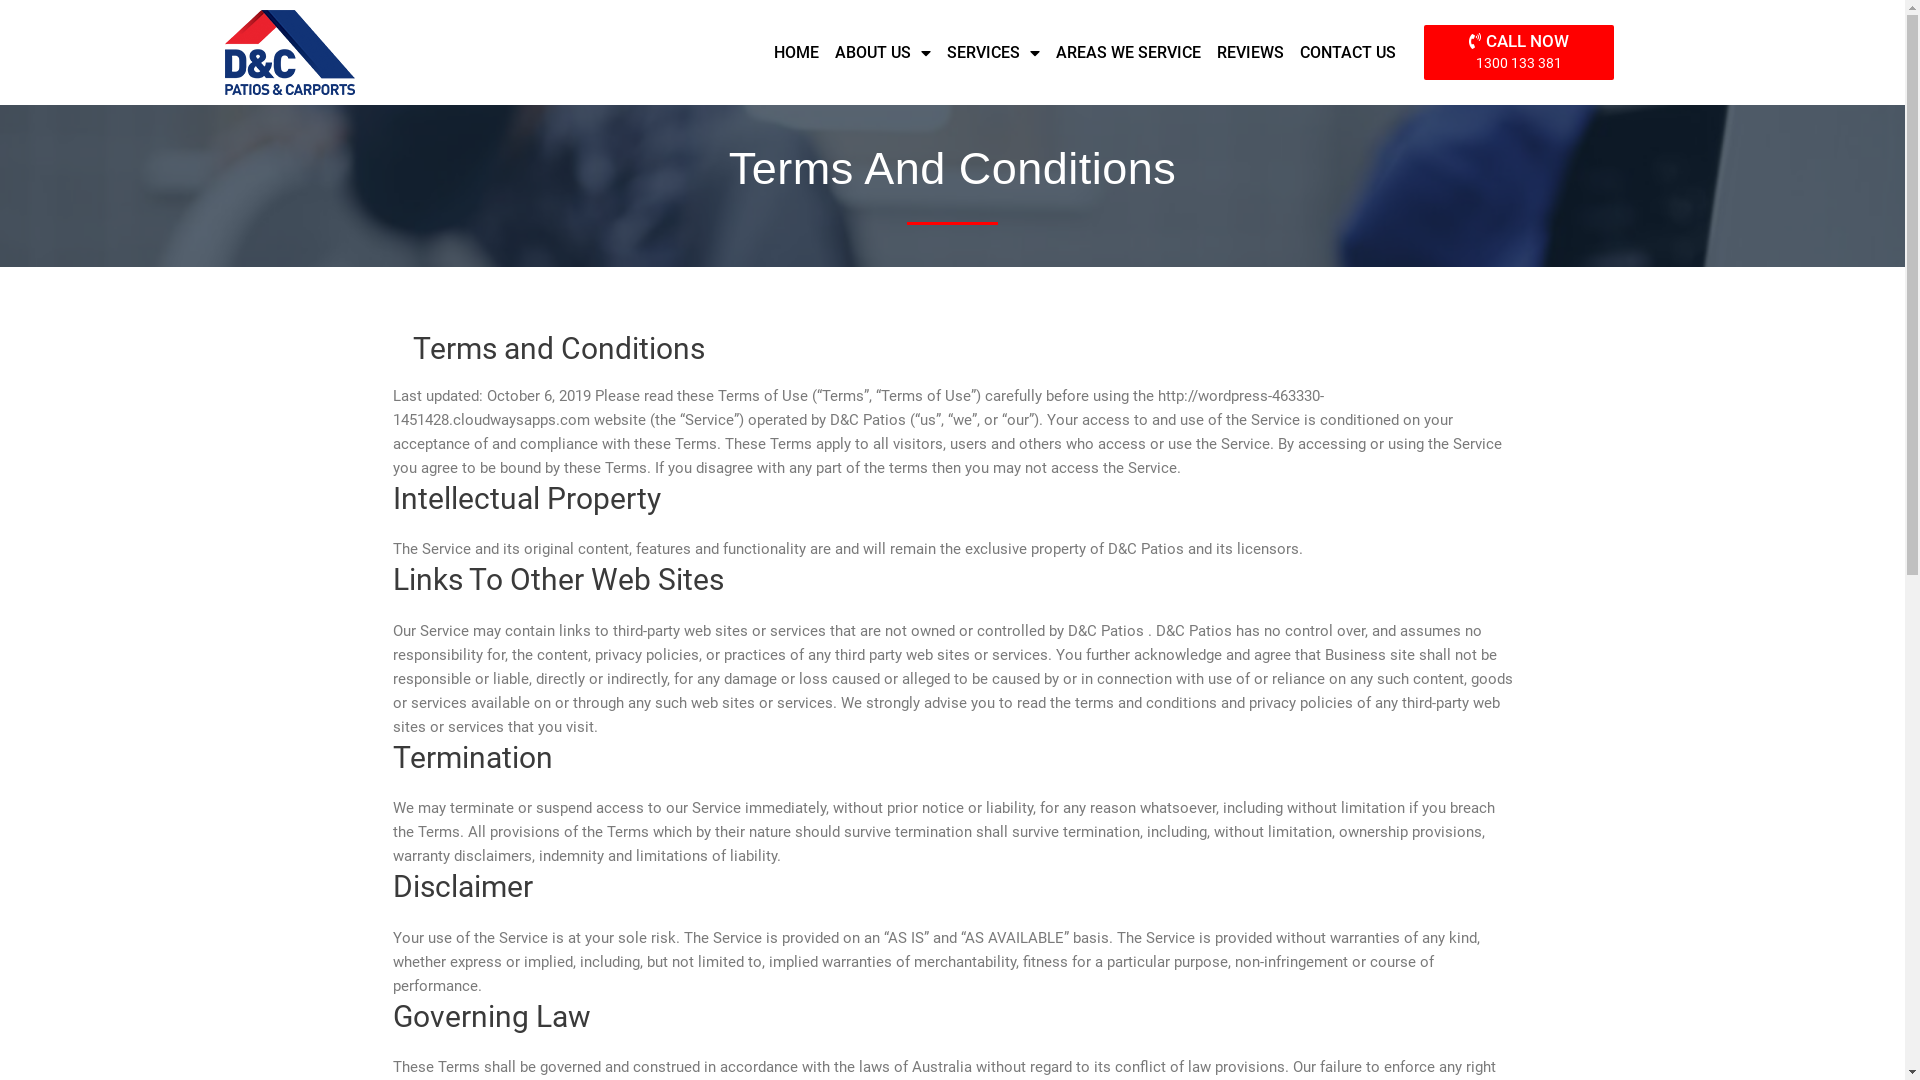 The height and width of the screenshot is (1080, 1920). What do you see at coordinates (882, 50) in the screenshot?
I see `'ABOUT US'` at bounding box center [882, 50].